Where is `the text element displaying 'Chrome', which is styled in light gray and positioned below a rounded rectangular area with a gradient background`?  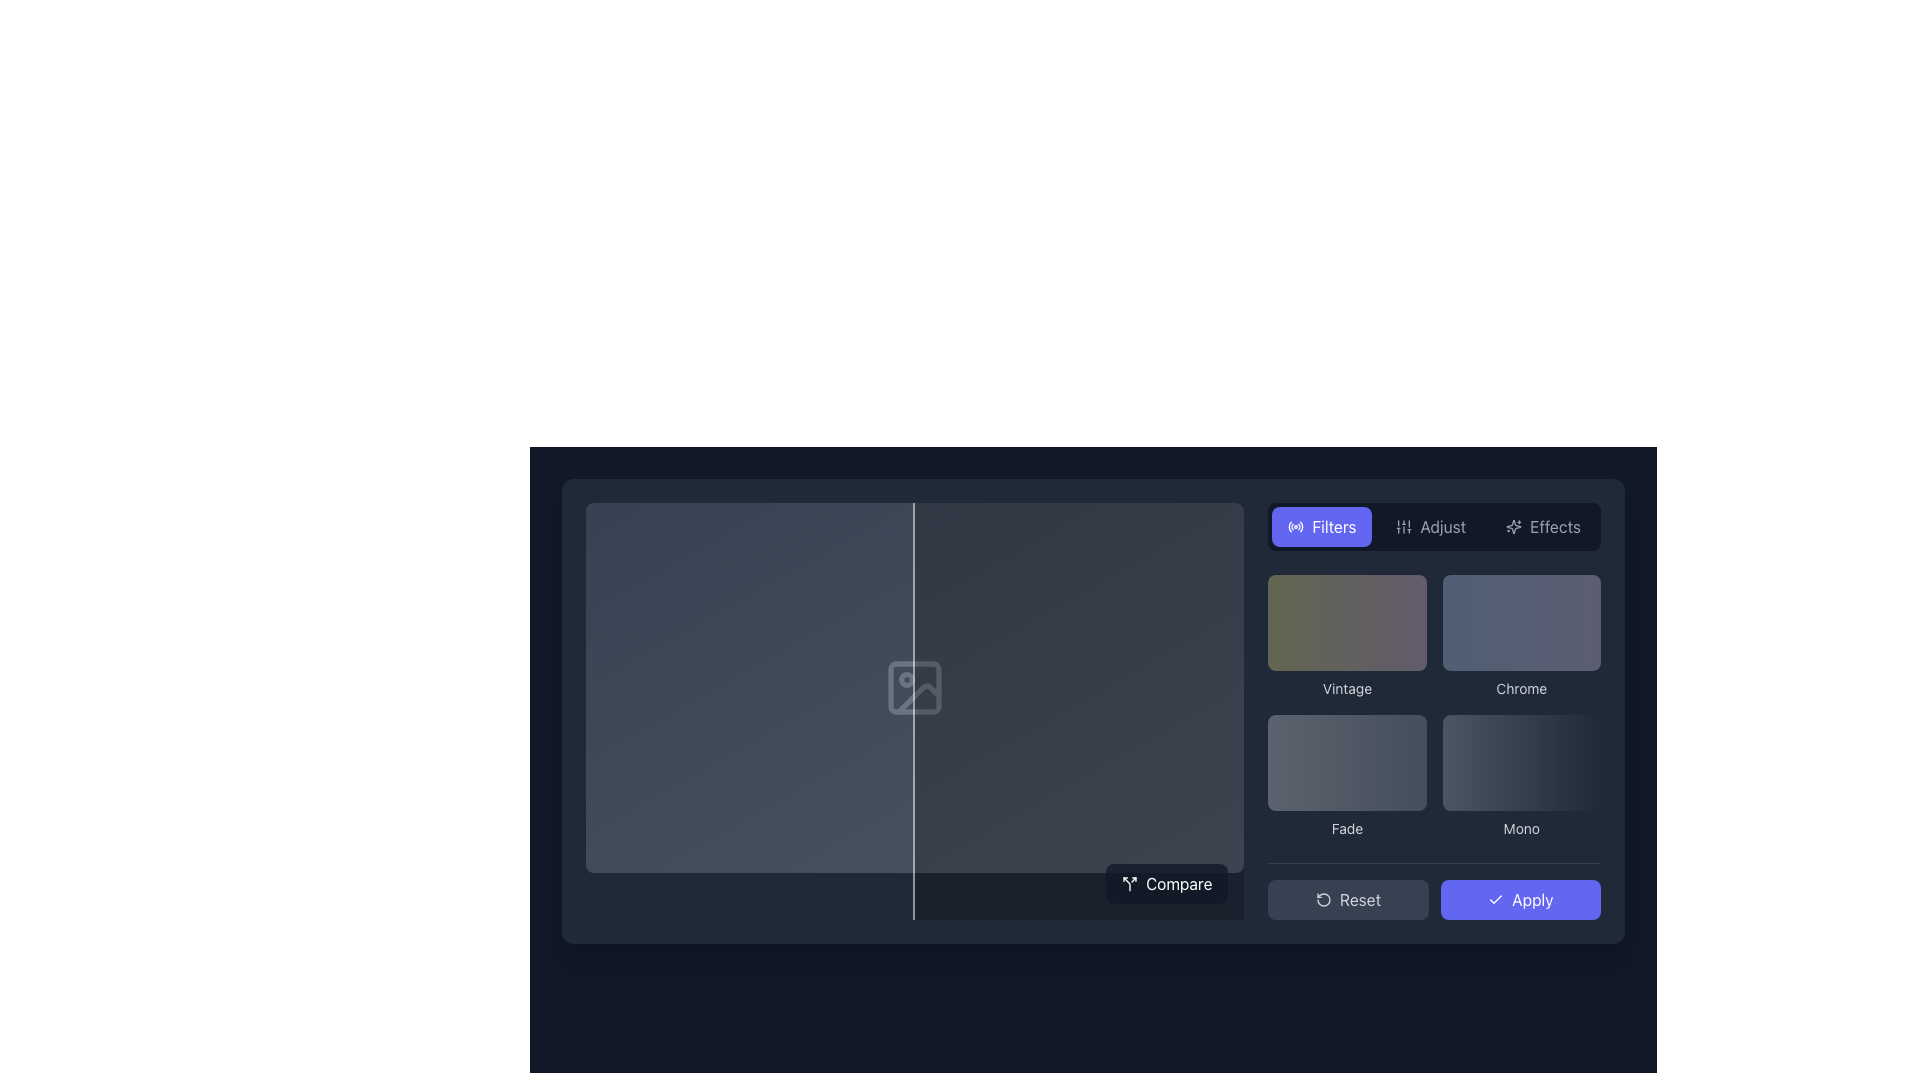 the text element displaying 'Chrome', which is styled in light gray and positioned below a rounded rectangular area with a gradient background is located at coordinates (1520, 688).